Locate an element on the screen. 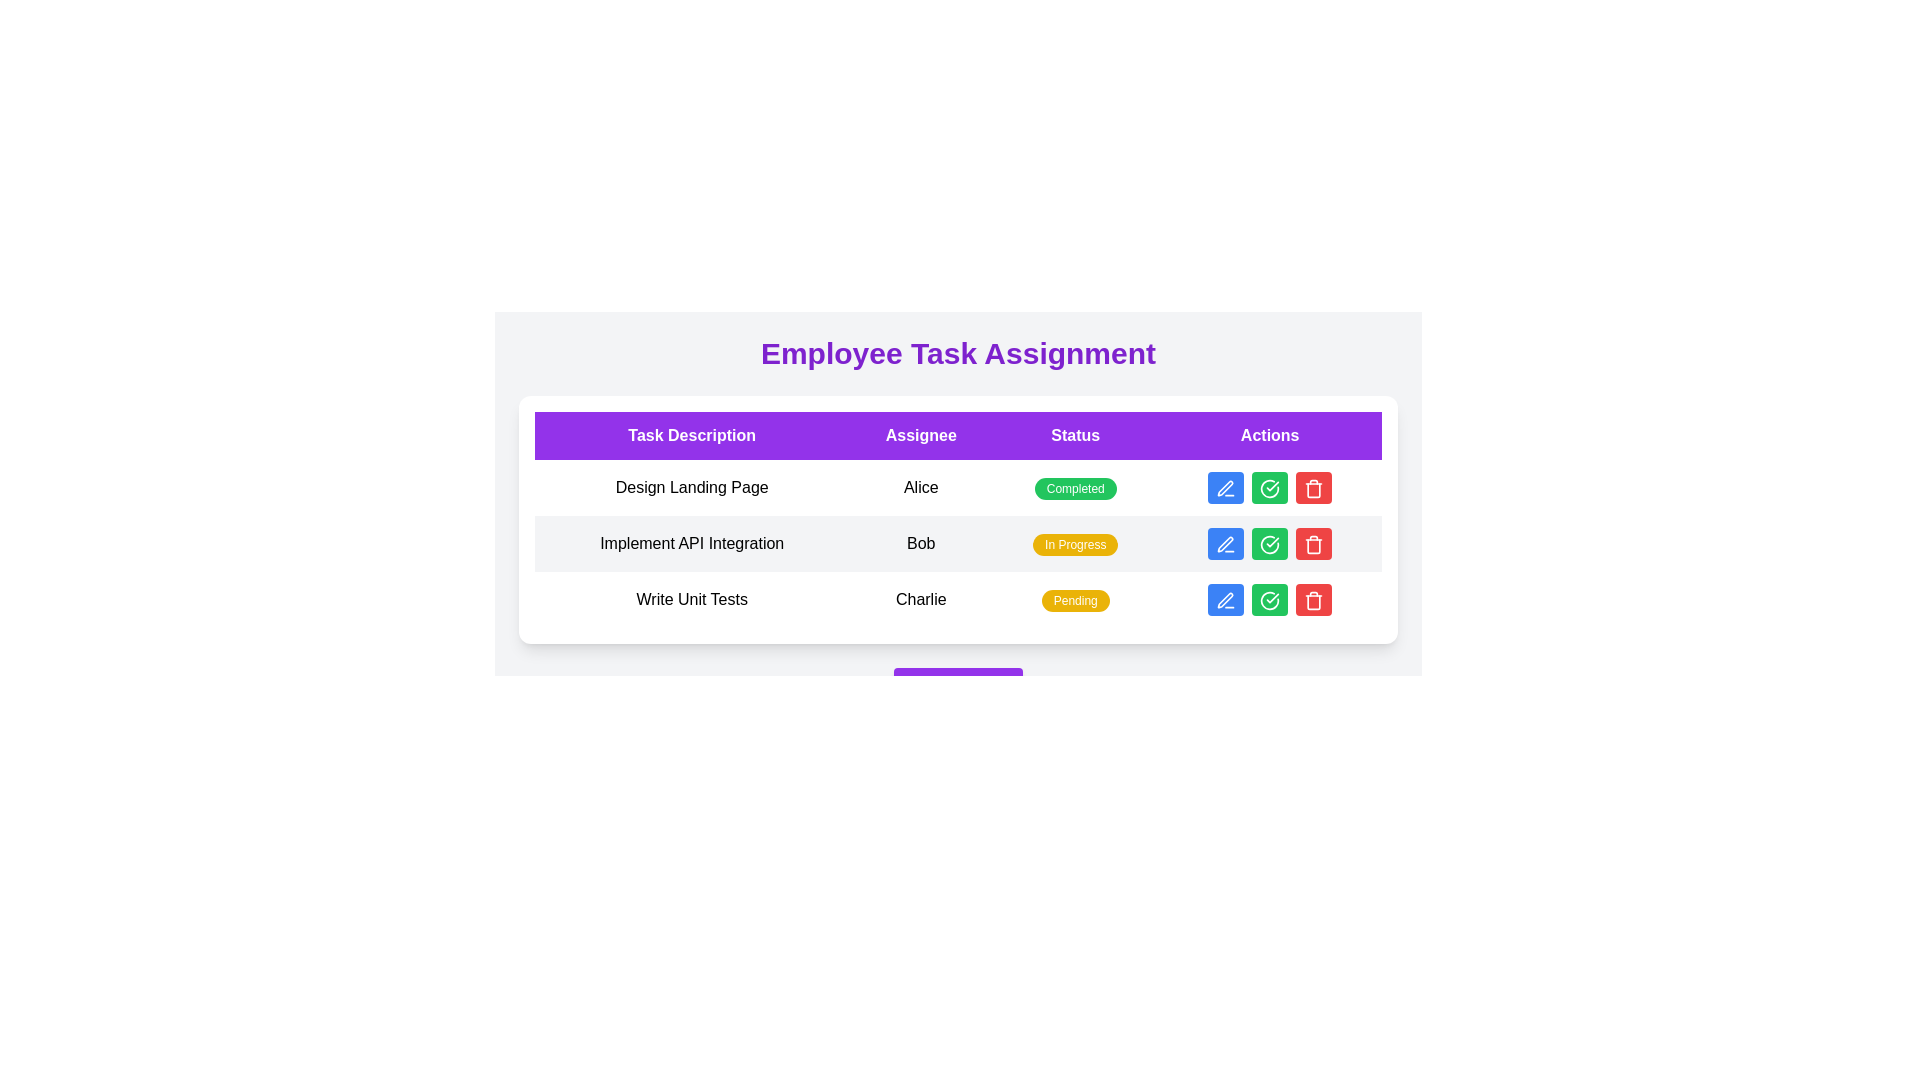  the leftmost icon button in the Actions column of the first row, which corresponds to the task assigned to Alice is located at coordinates (1224, 488).